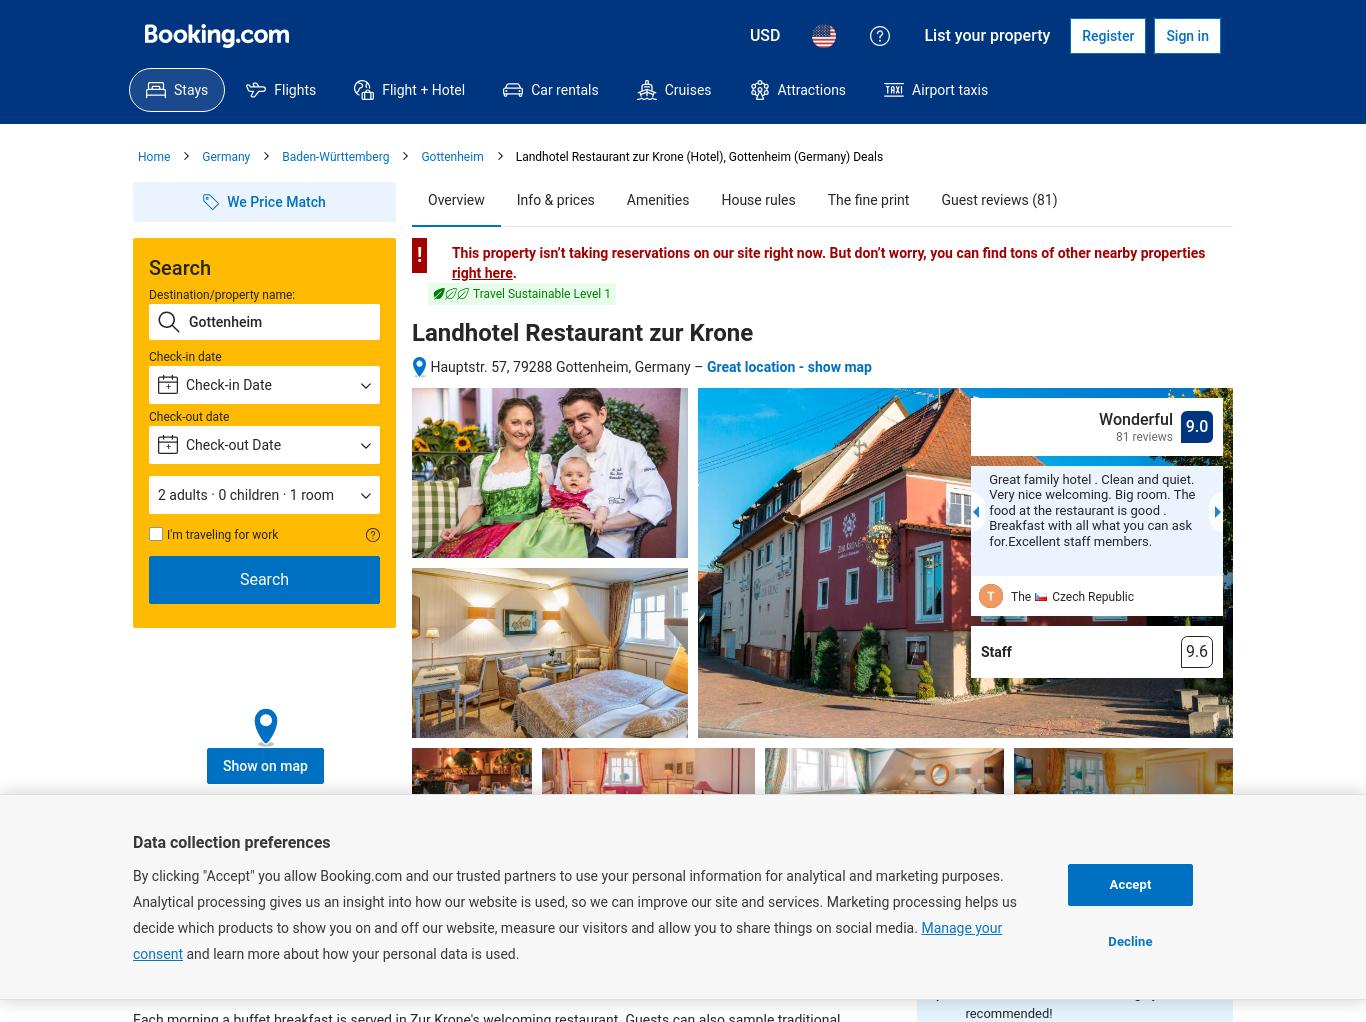 This screenshot has width=1366, height=1022. What do you see at coordinates (555, 200) in the screenshot?
I see `'Info & prices'` at bounding box center [555, 200].